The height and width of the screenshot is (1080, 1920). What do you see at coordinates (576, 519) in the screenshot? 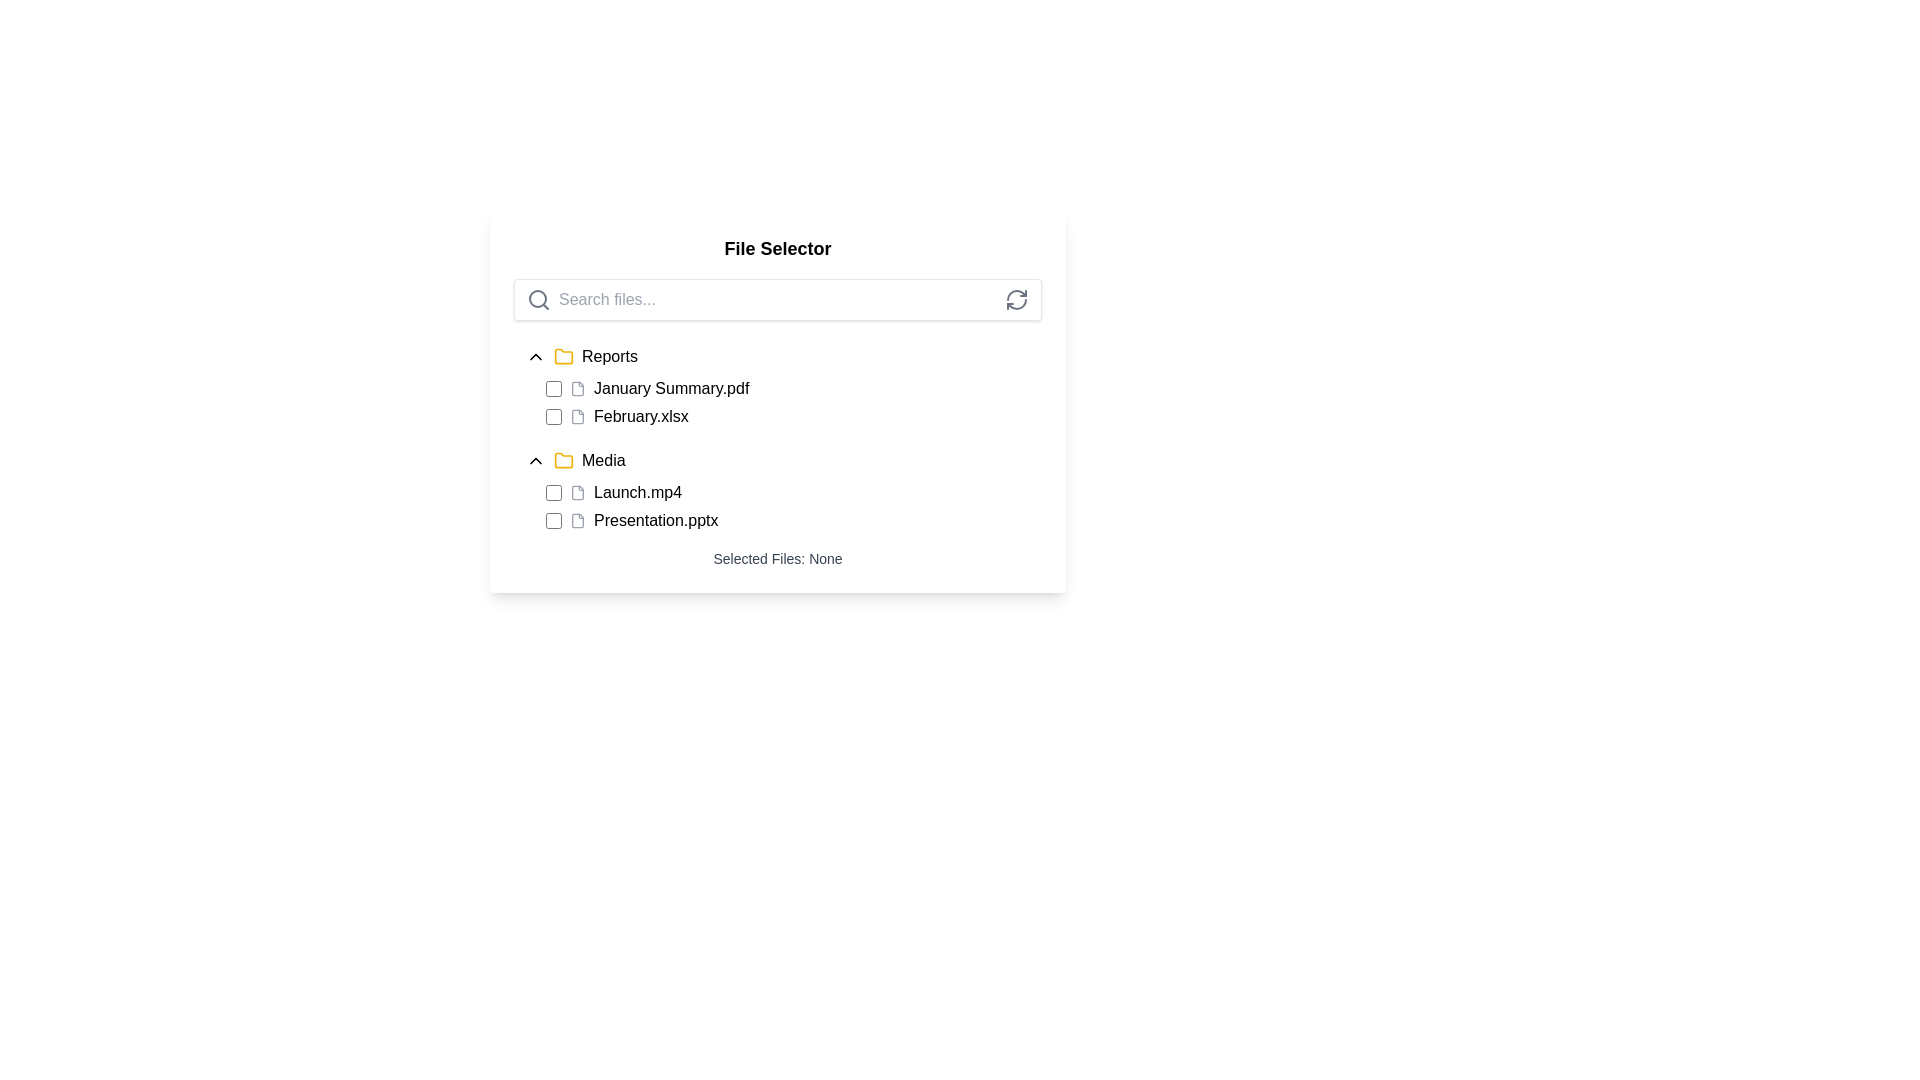
I see `the document icon with a minimalist outline in gray, located next to the text 'Presentation.pptx' under the 'Media' section` at bounding box center [576, 519].